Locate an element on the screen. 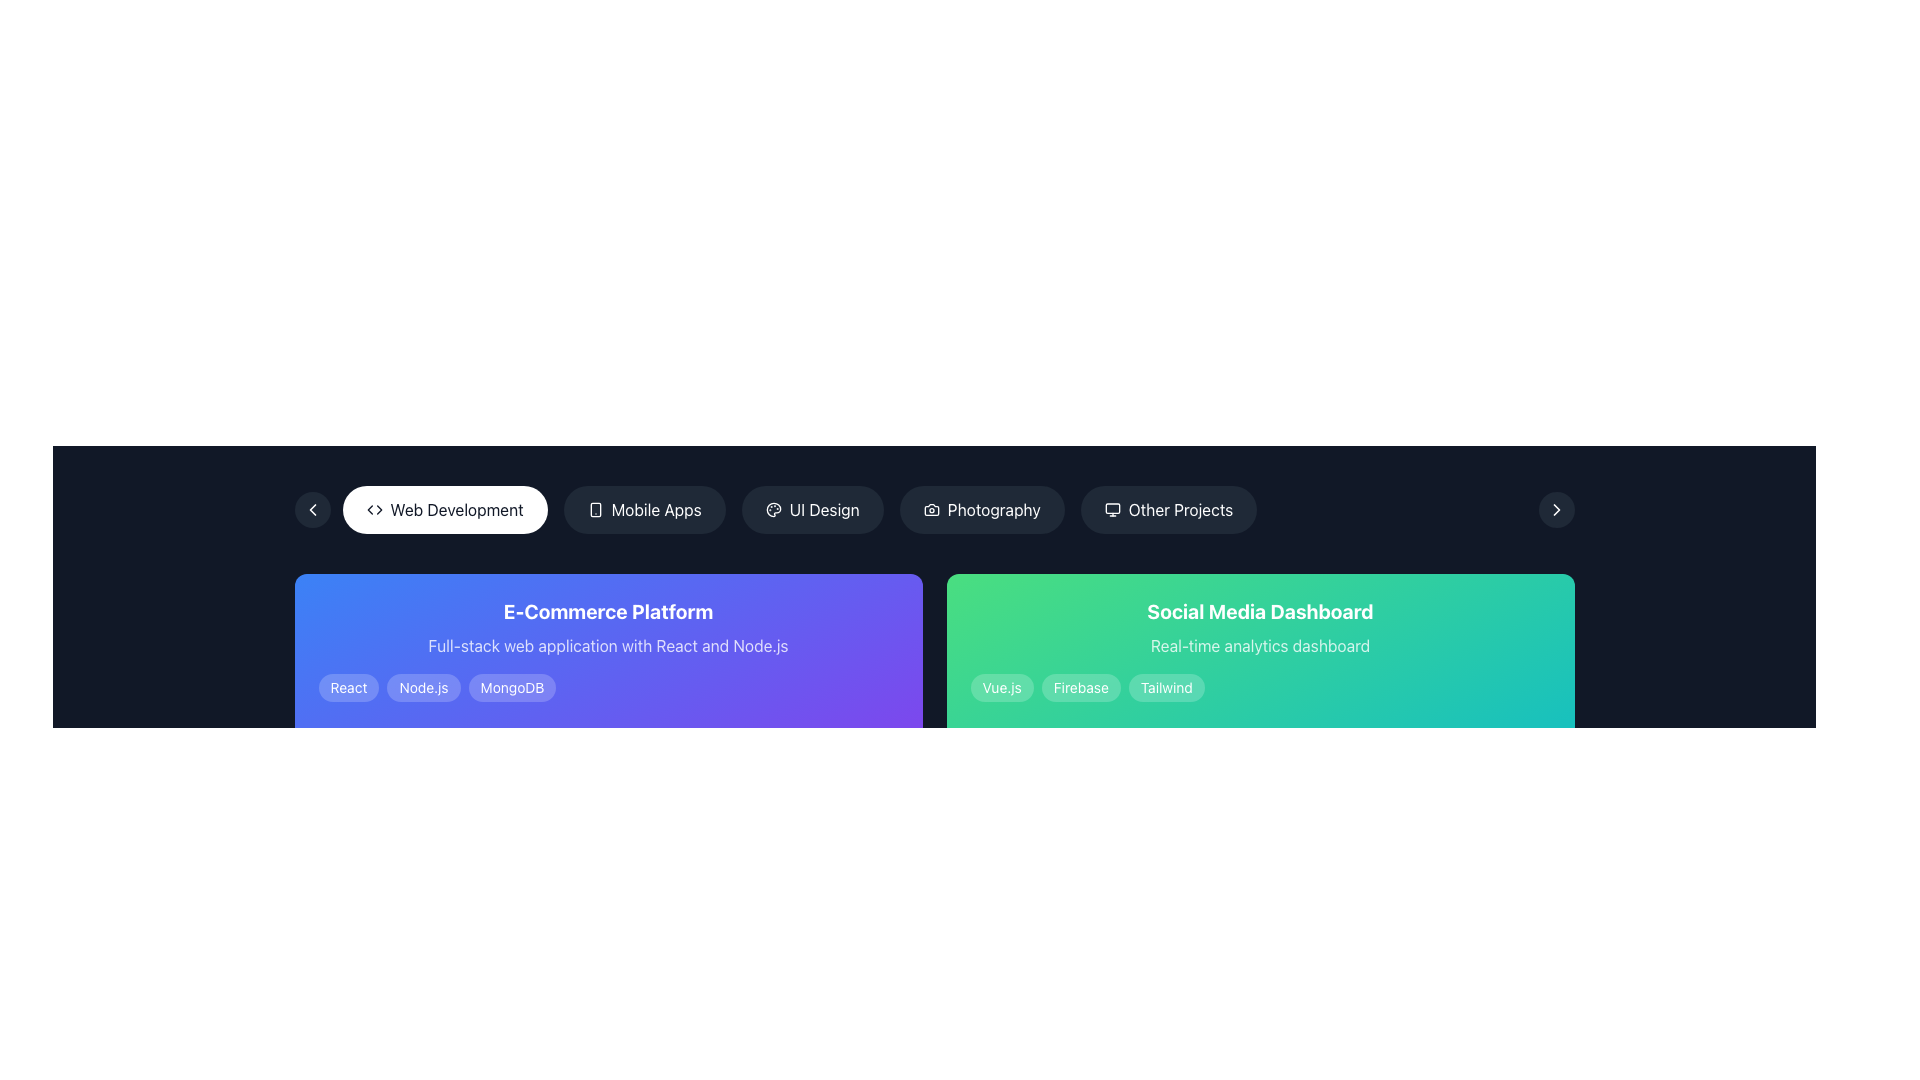  the 'Mobile Apps' icon located inside the button labeled 'Mobile Apps' in the top center horizontal navigation bar is located at coordinates (594, 508).